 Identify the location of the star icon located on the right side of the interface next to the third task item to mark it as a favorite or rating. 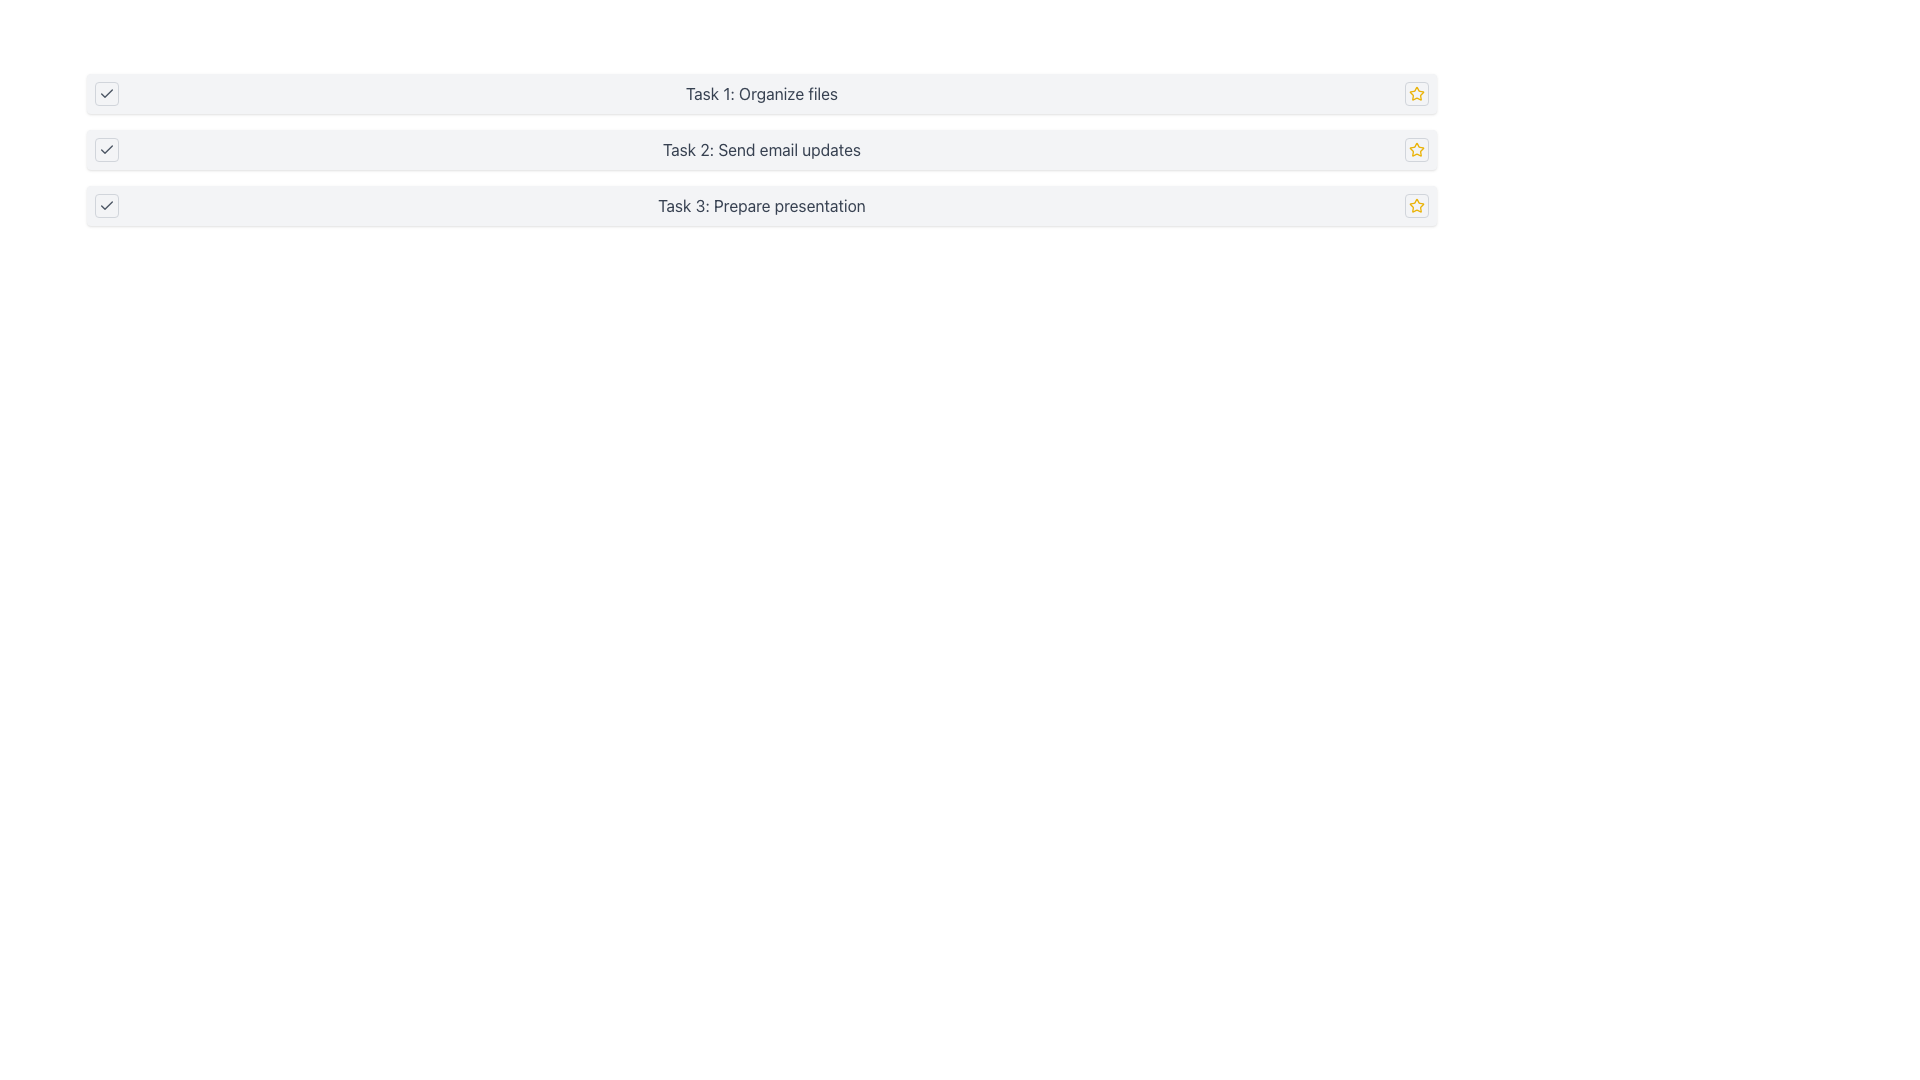
(1415, 149).